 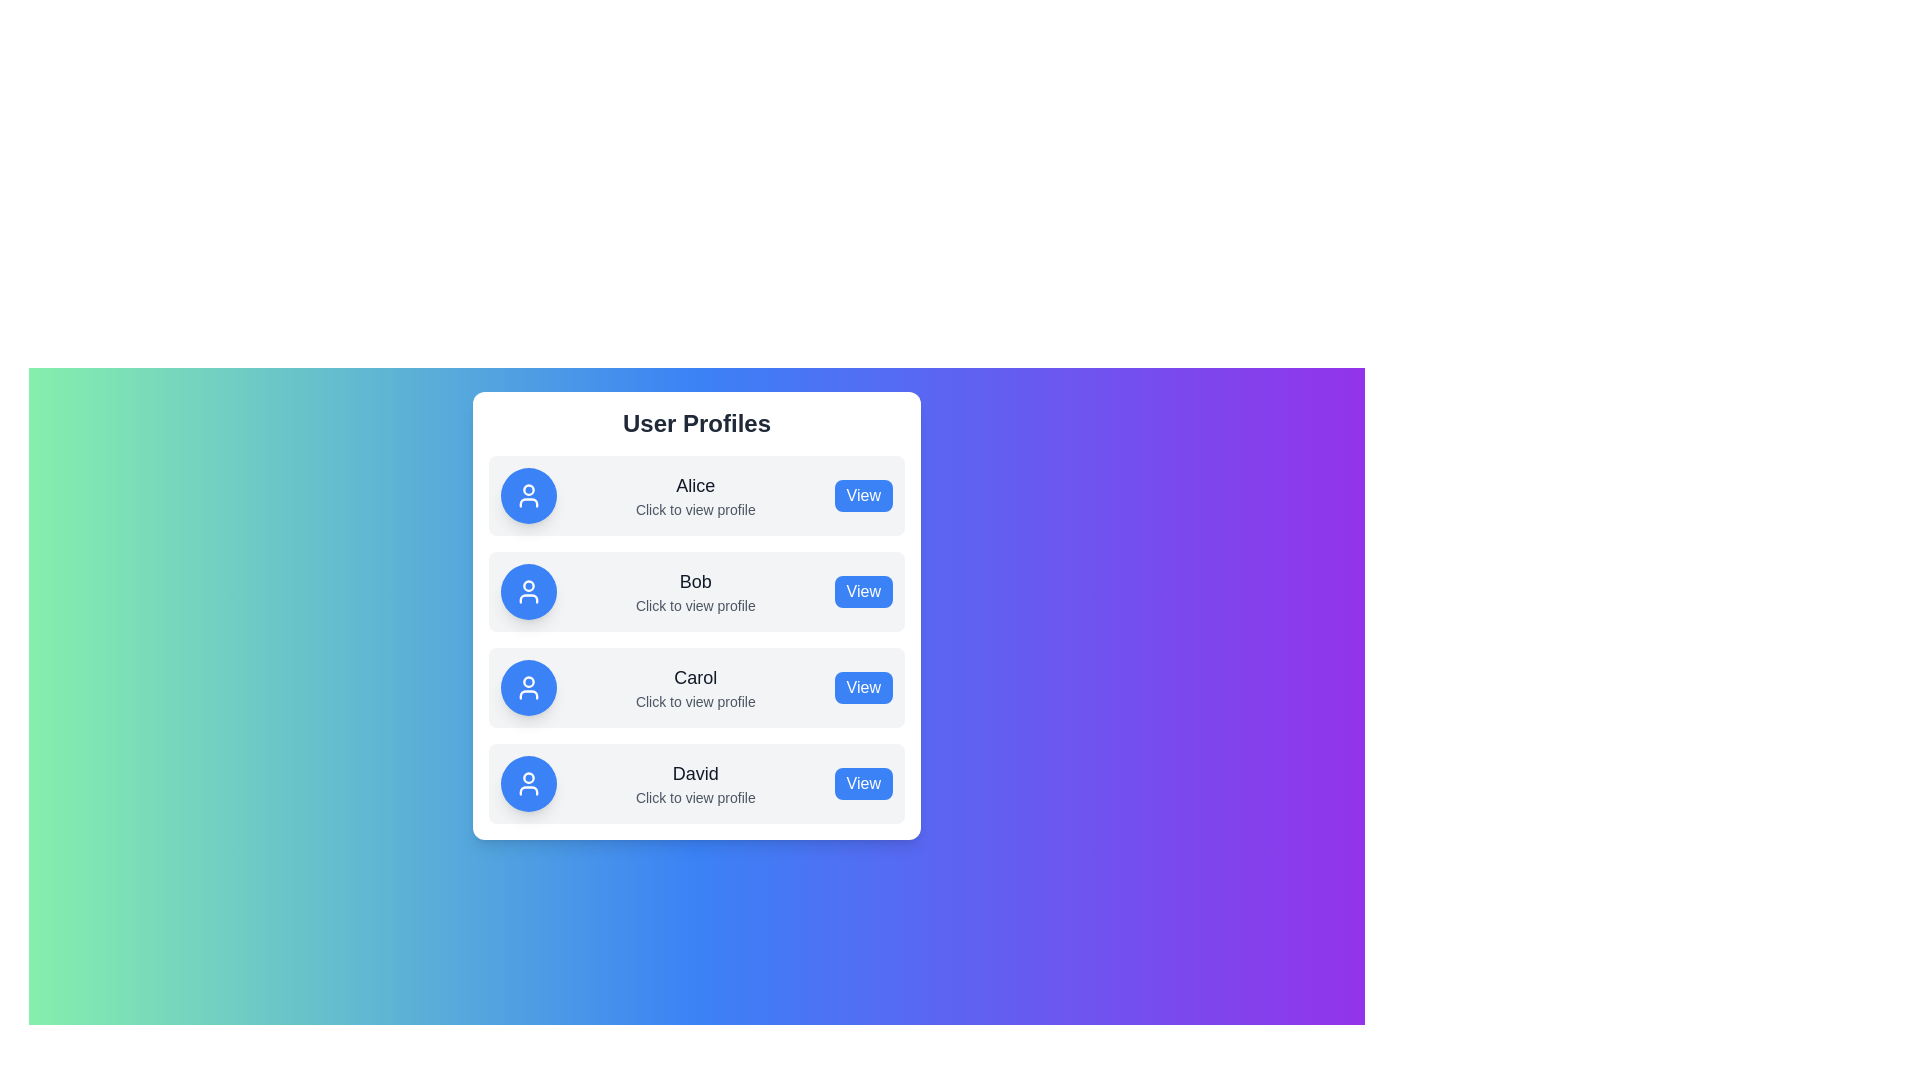 What do you see at coordinates (695, 701) in the screenshot?
I see `the text label displaying 'Click` at bounding box center [695, 701].